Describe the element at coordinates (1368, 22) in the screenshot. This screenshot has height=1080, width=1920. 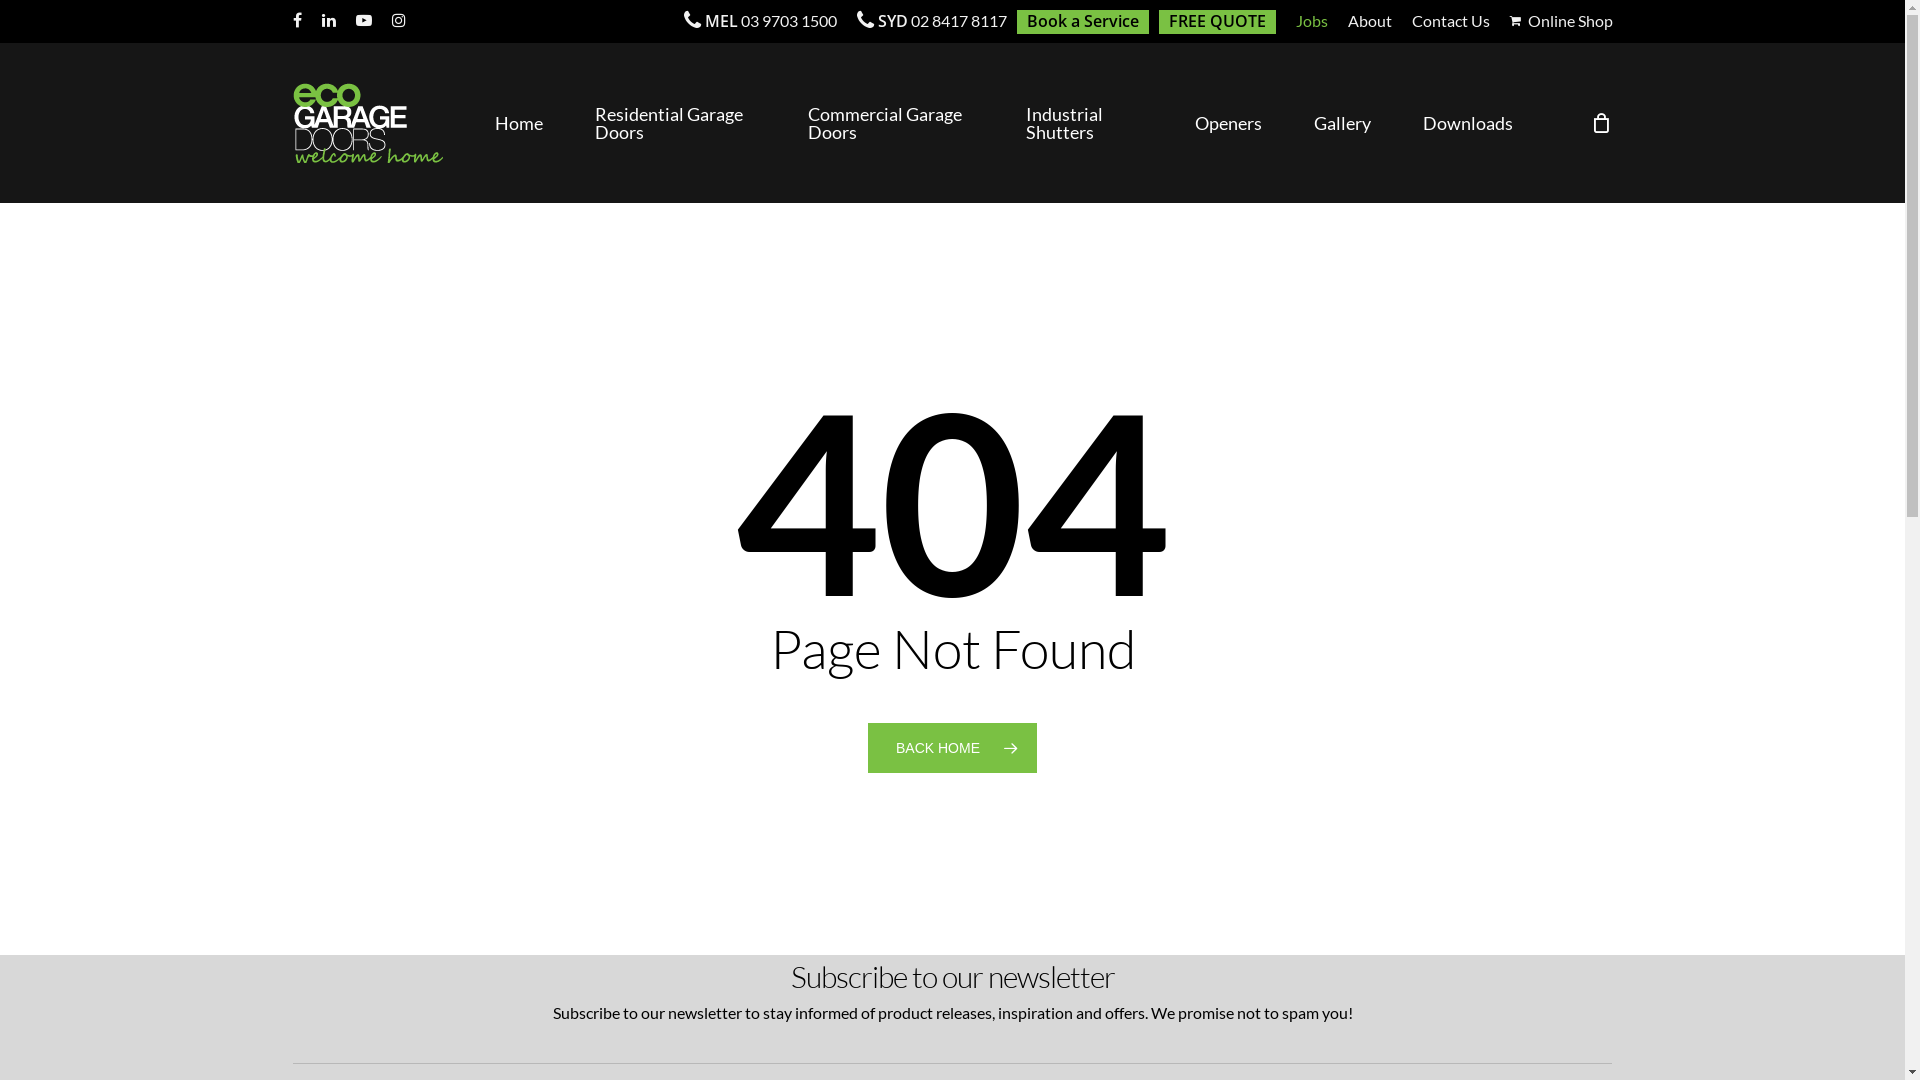
I see `'About'` at that location.